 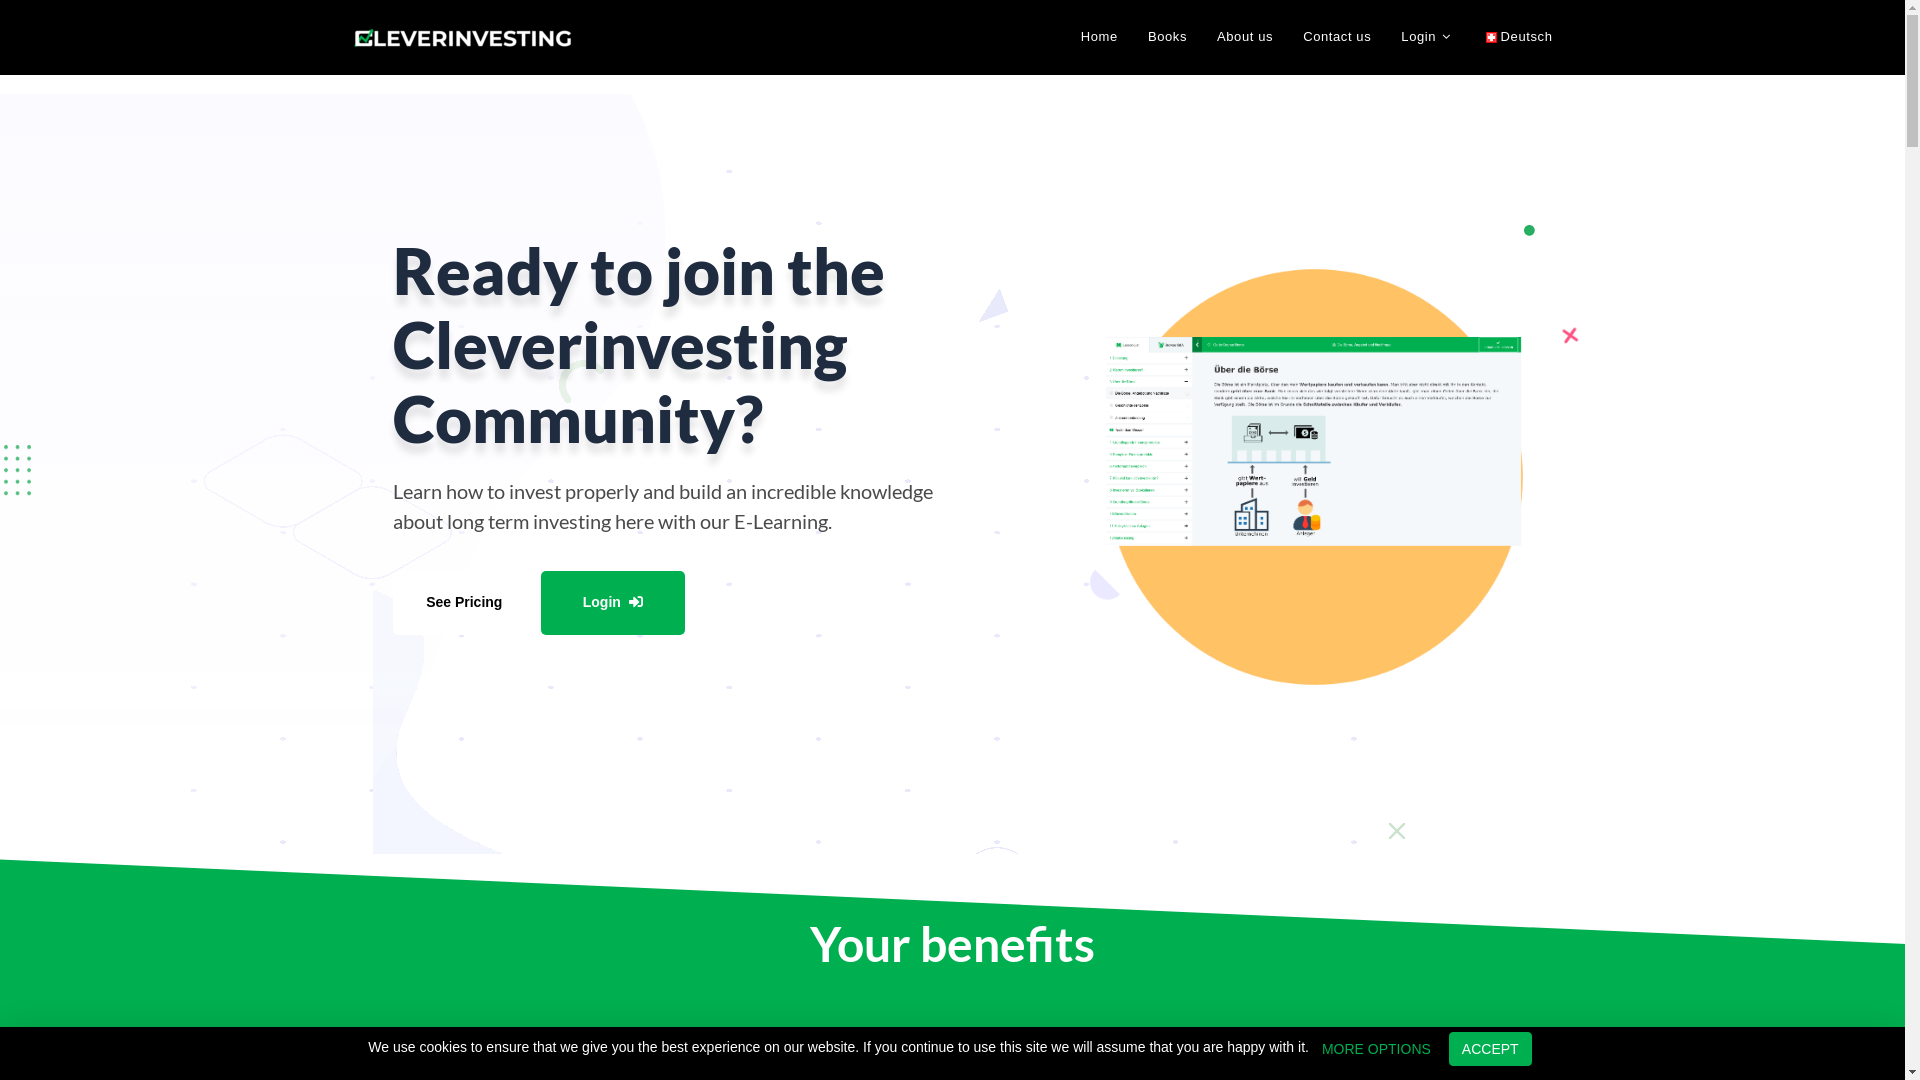 What do you see at coordinates (463, 601) in the screenshot?
I see `'See Pricing'` at bounding box center [463, 601].